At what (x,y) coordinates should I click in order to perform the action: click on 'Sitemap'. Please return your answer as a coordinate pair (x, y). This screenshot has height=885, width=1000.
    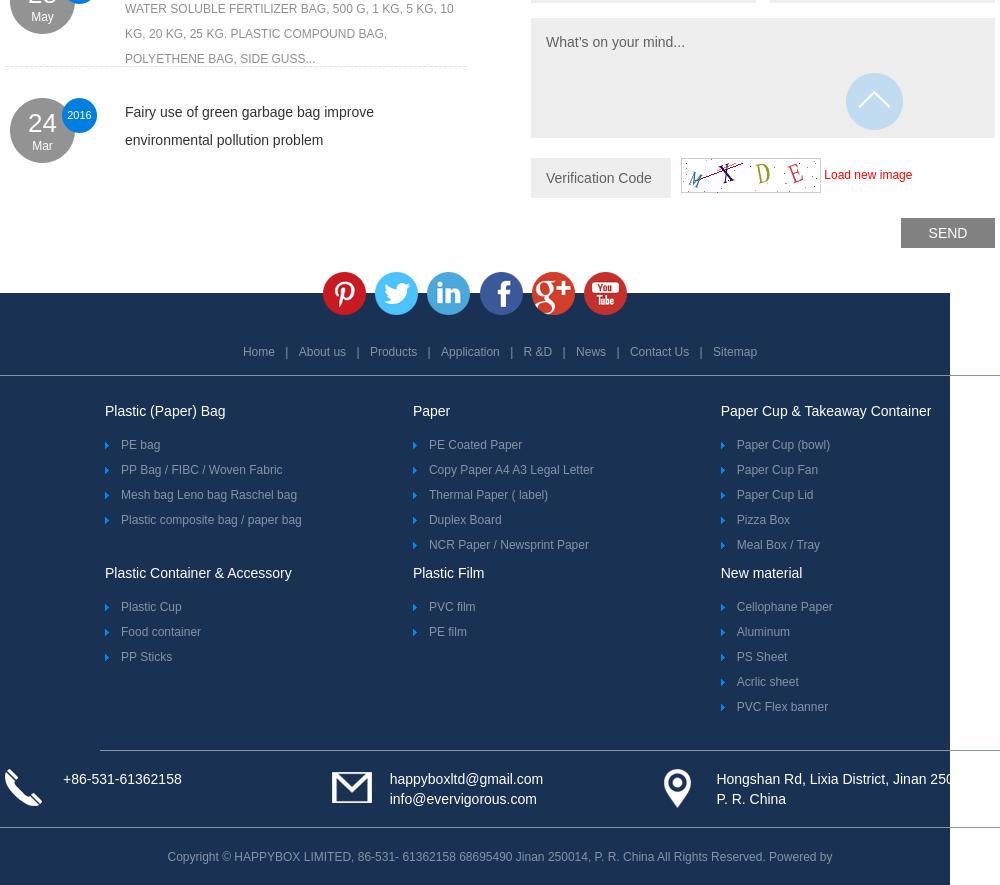
    Looking at the image, I should click on (712, 351).